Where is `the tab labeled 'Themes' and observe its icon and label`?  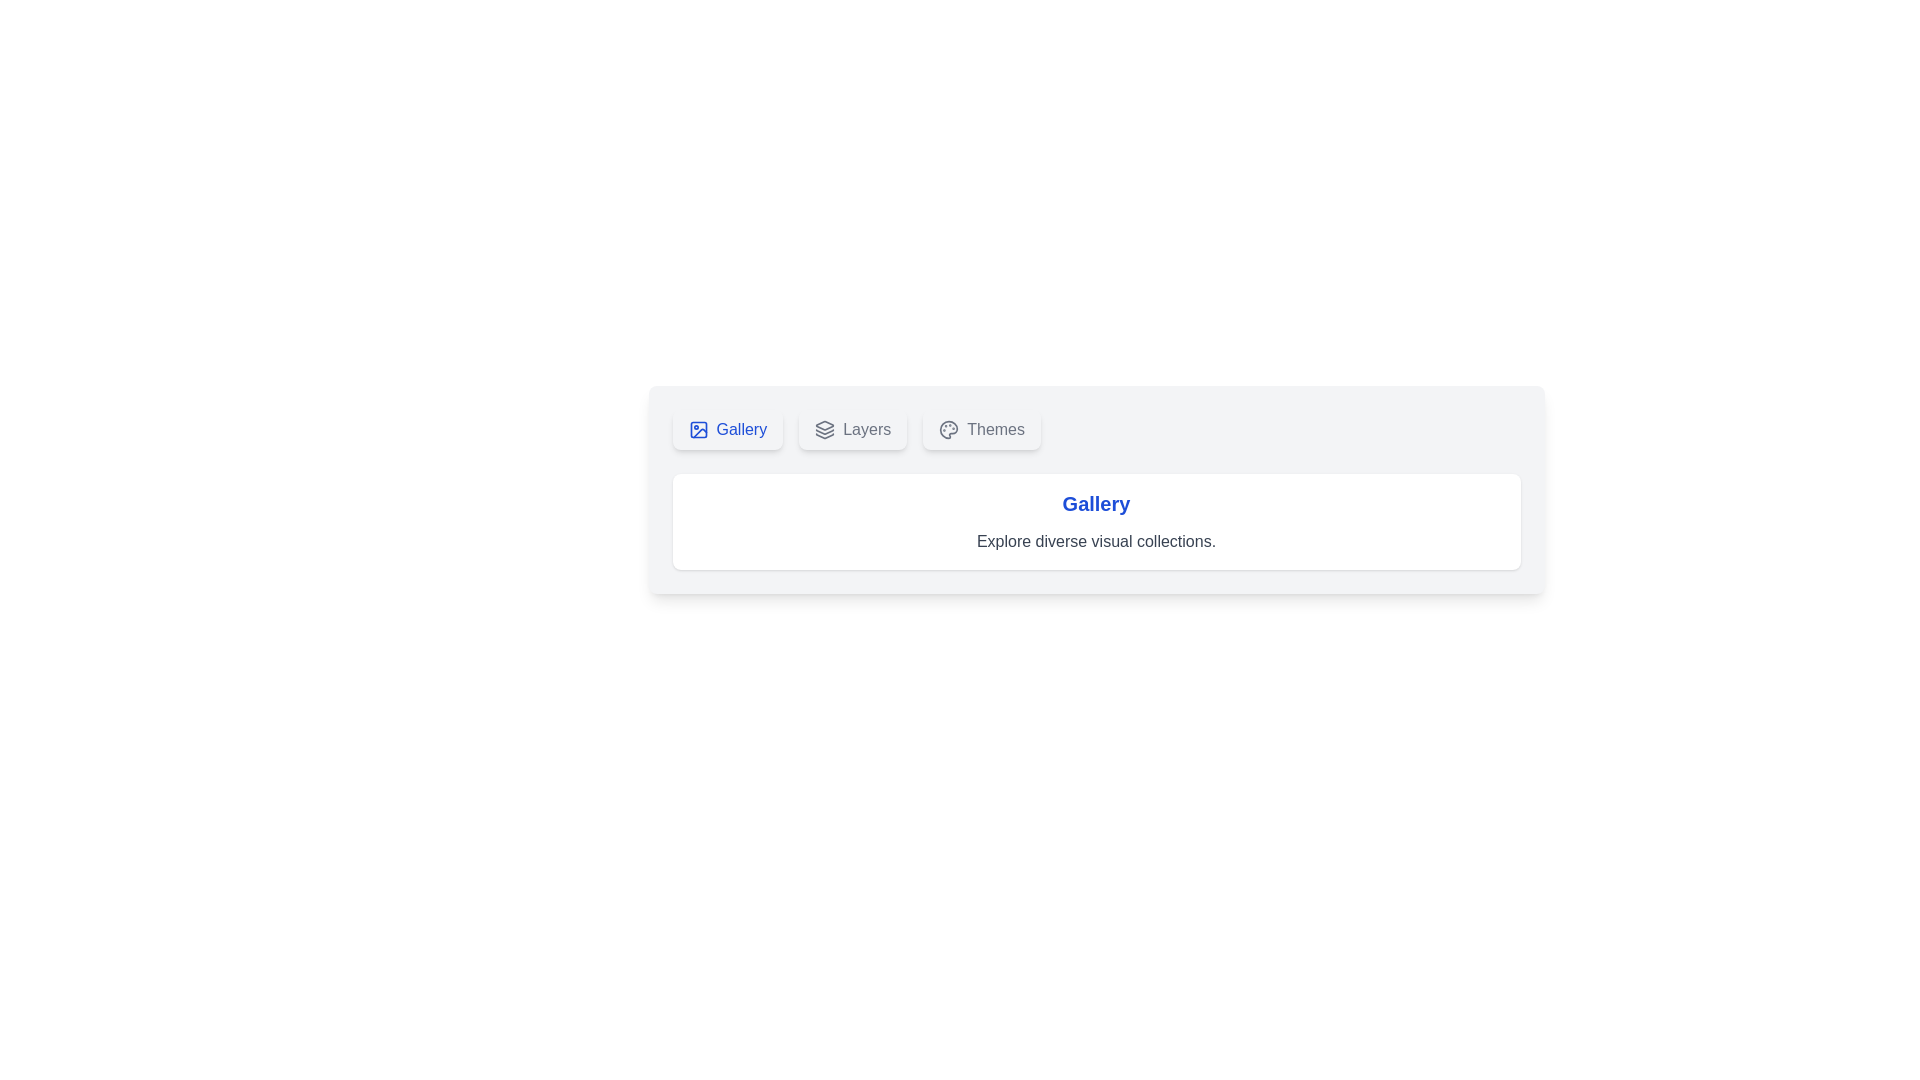 the tab labeled 'Themes' and observe its icon and label is located at coordinates (982, 428).